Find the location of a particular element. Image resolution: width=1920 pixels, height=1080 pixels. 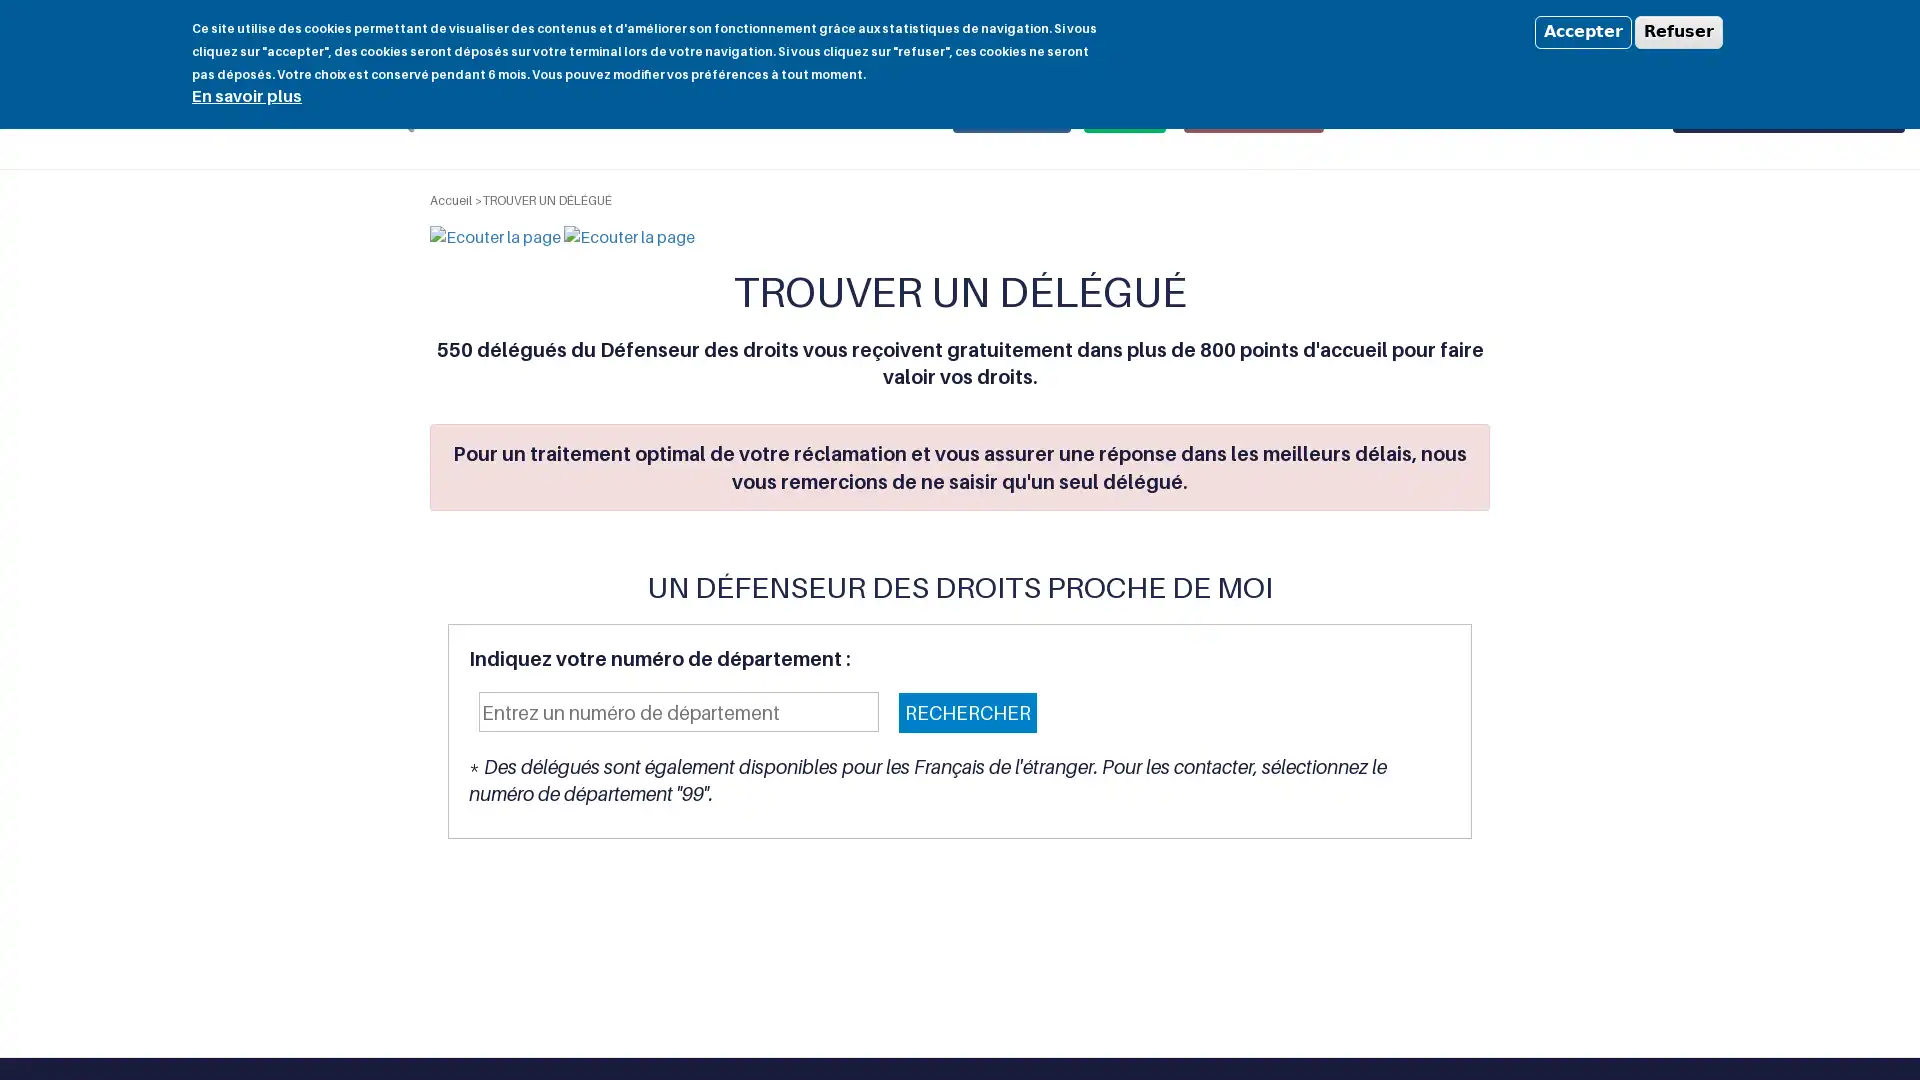

Afficher le formulaire de recherche is located at coordinates (395, 113).